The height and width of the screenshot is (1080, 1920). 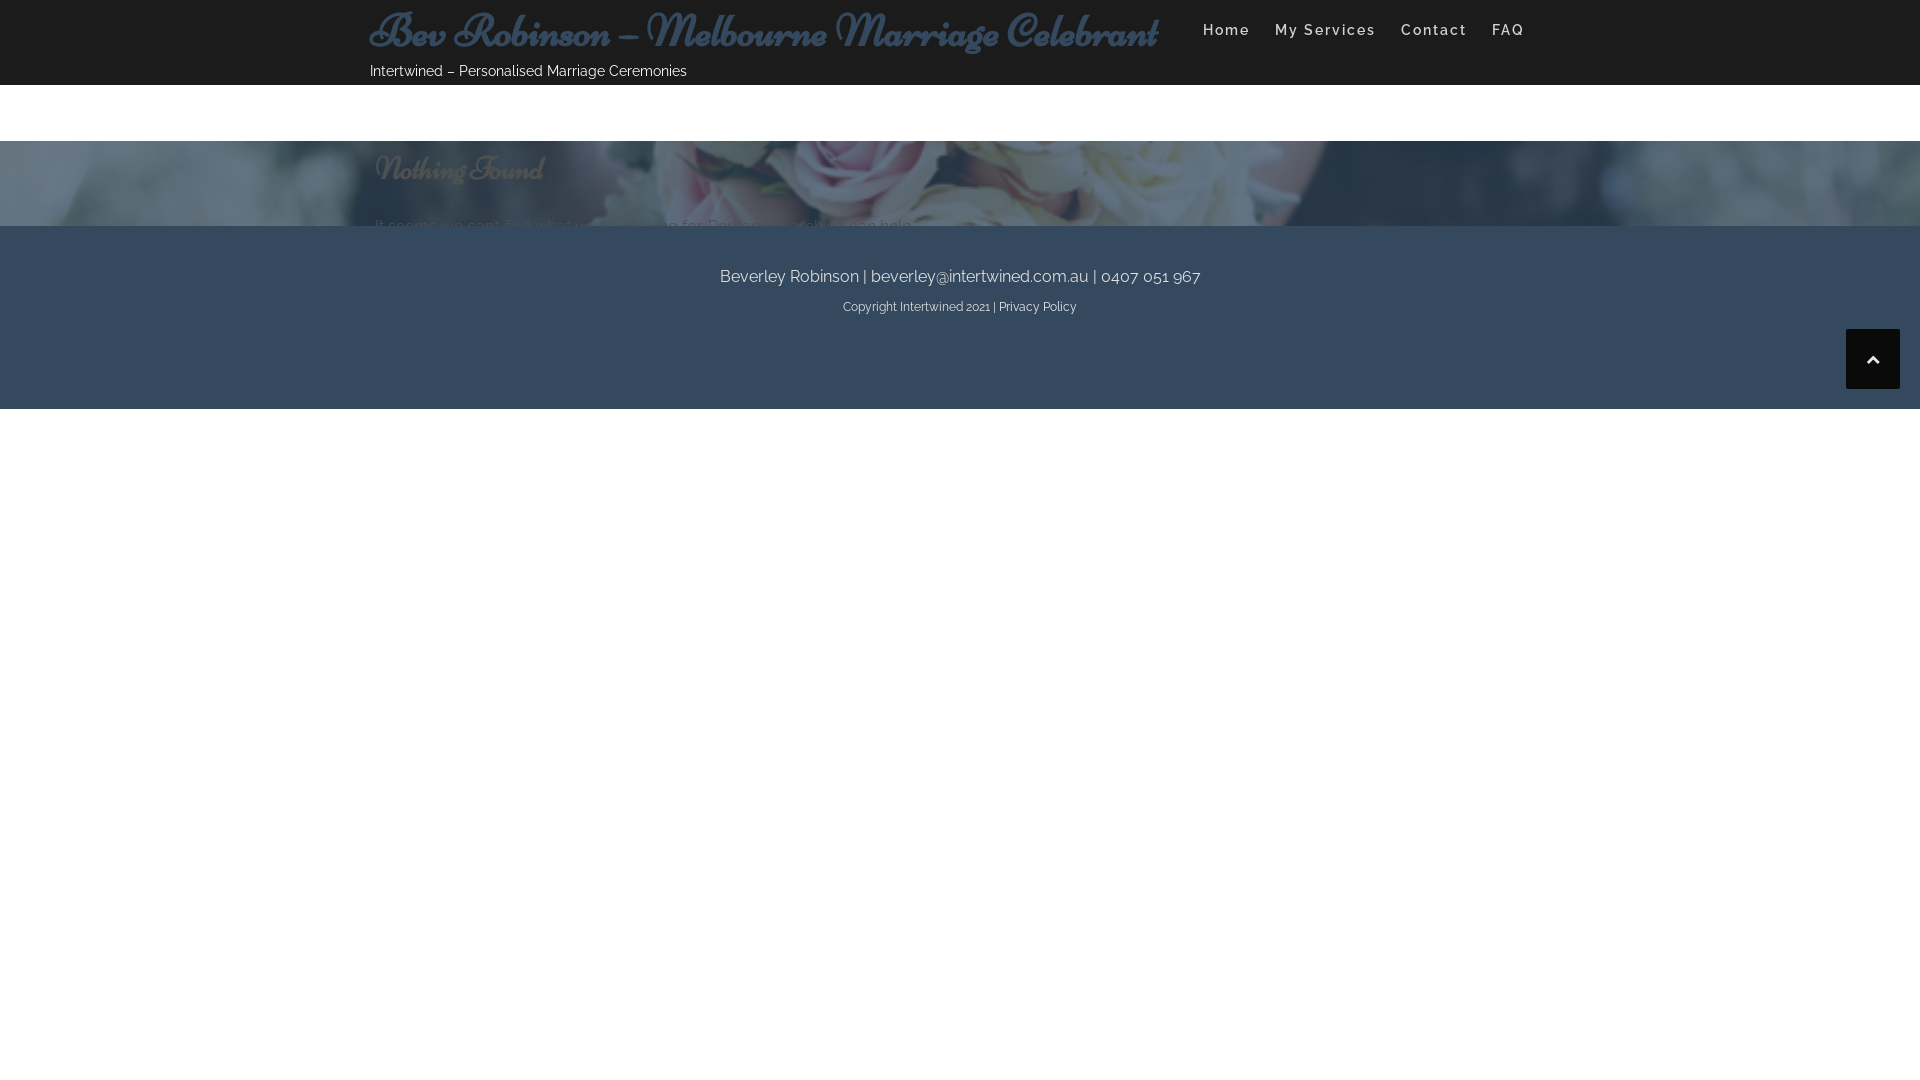 What do you see at coordinates (1037, 307) in the screenshot?
I see `'Privacy Policy'` at bounding box center [1037, 307].